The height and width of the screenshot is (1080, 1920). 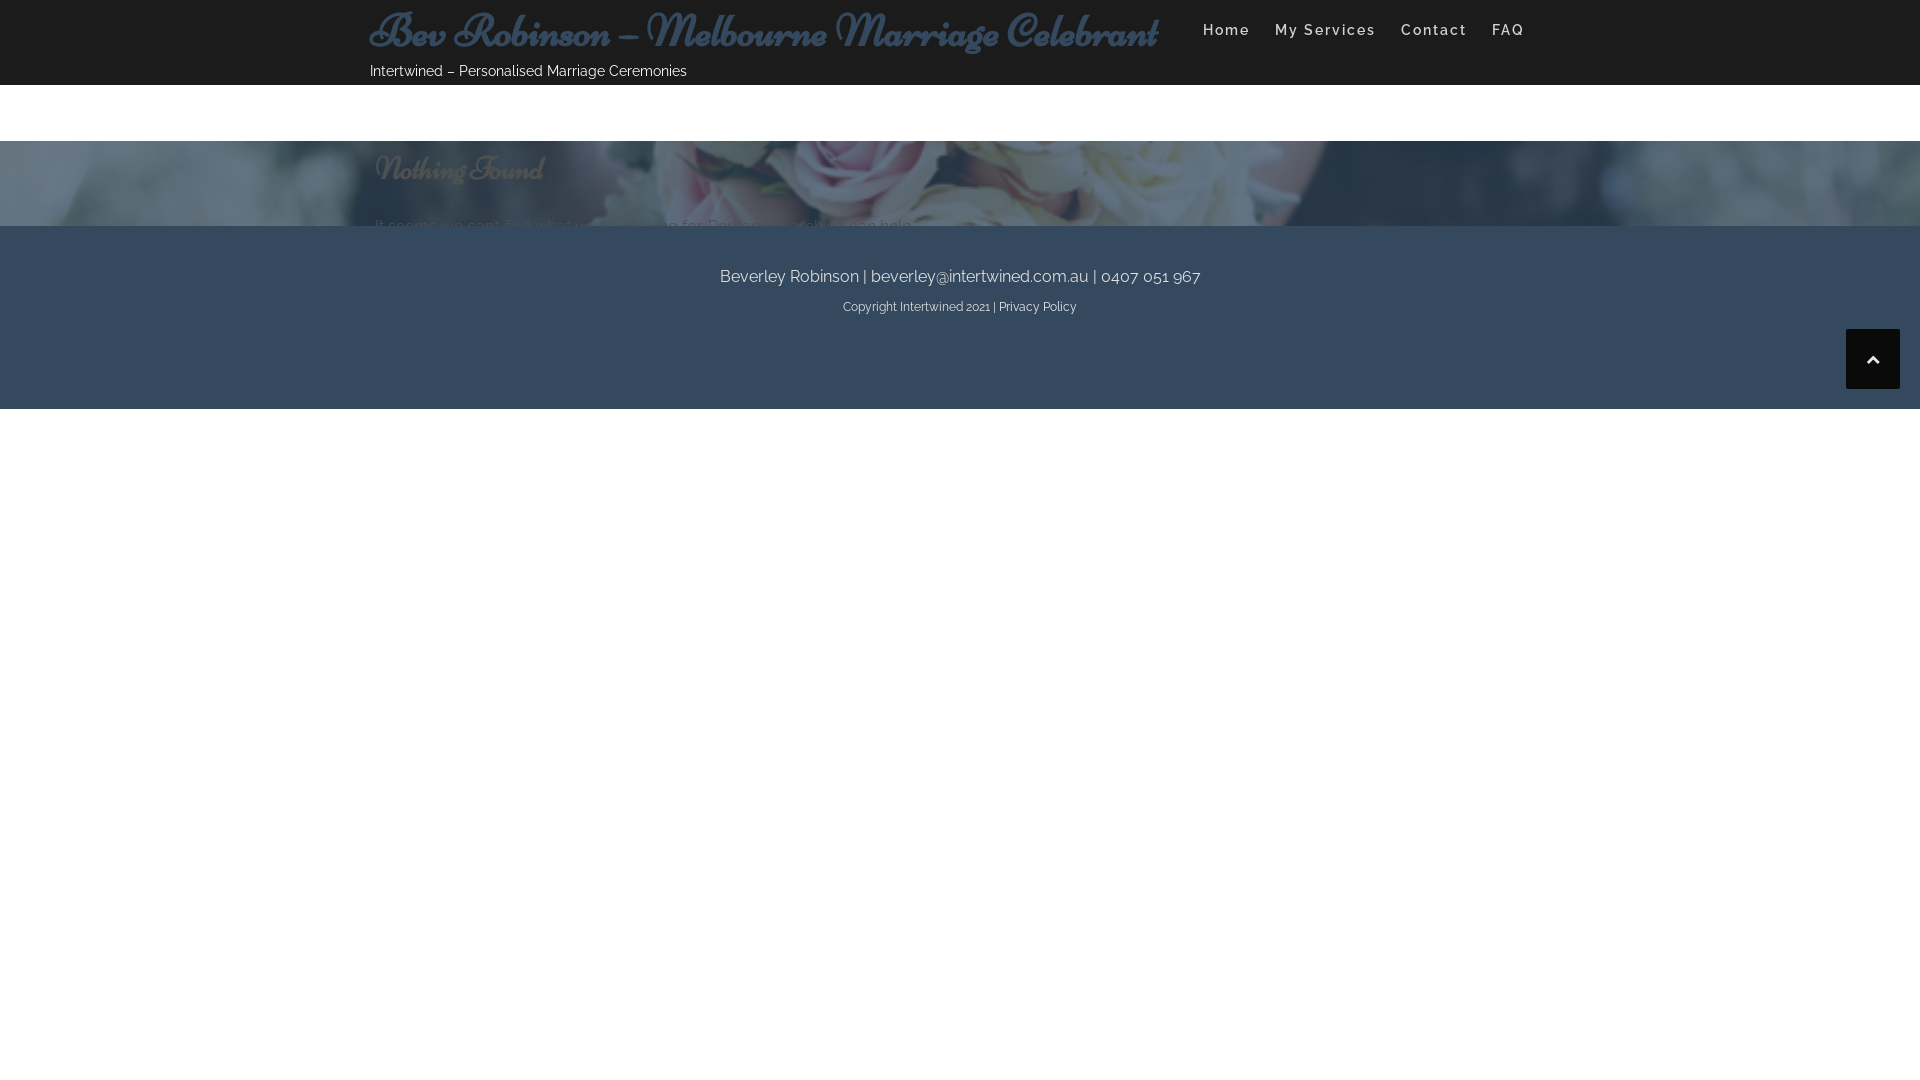 What do you see at coordinates (1037, 307) in the screenshot?
I see `'Privacy Policy'` at bounding box center [1037, 307].